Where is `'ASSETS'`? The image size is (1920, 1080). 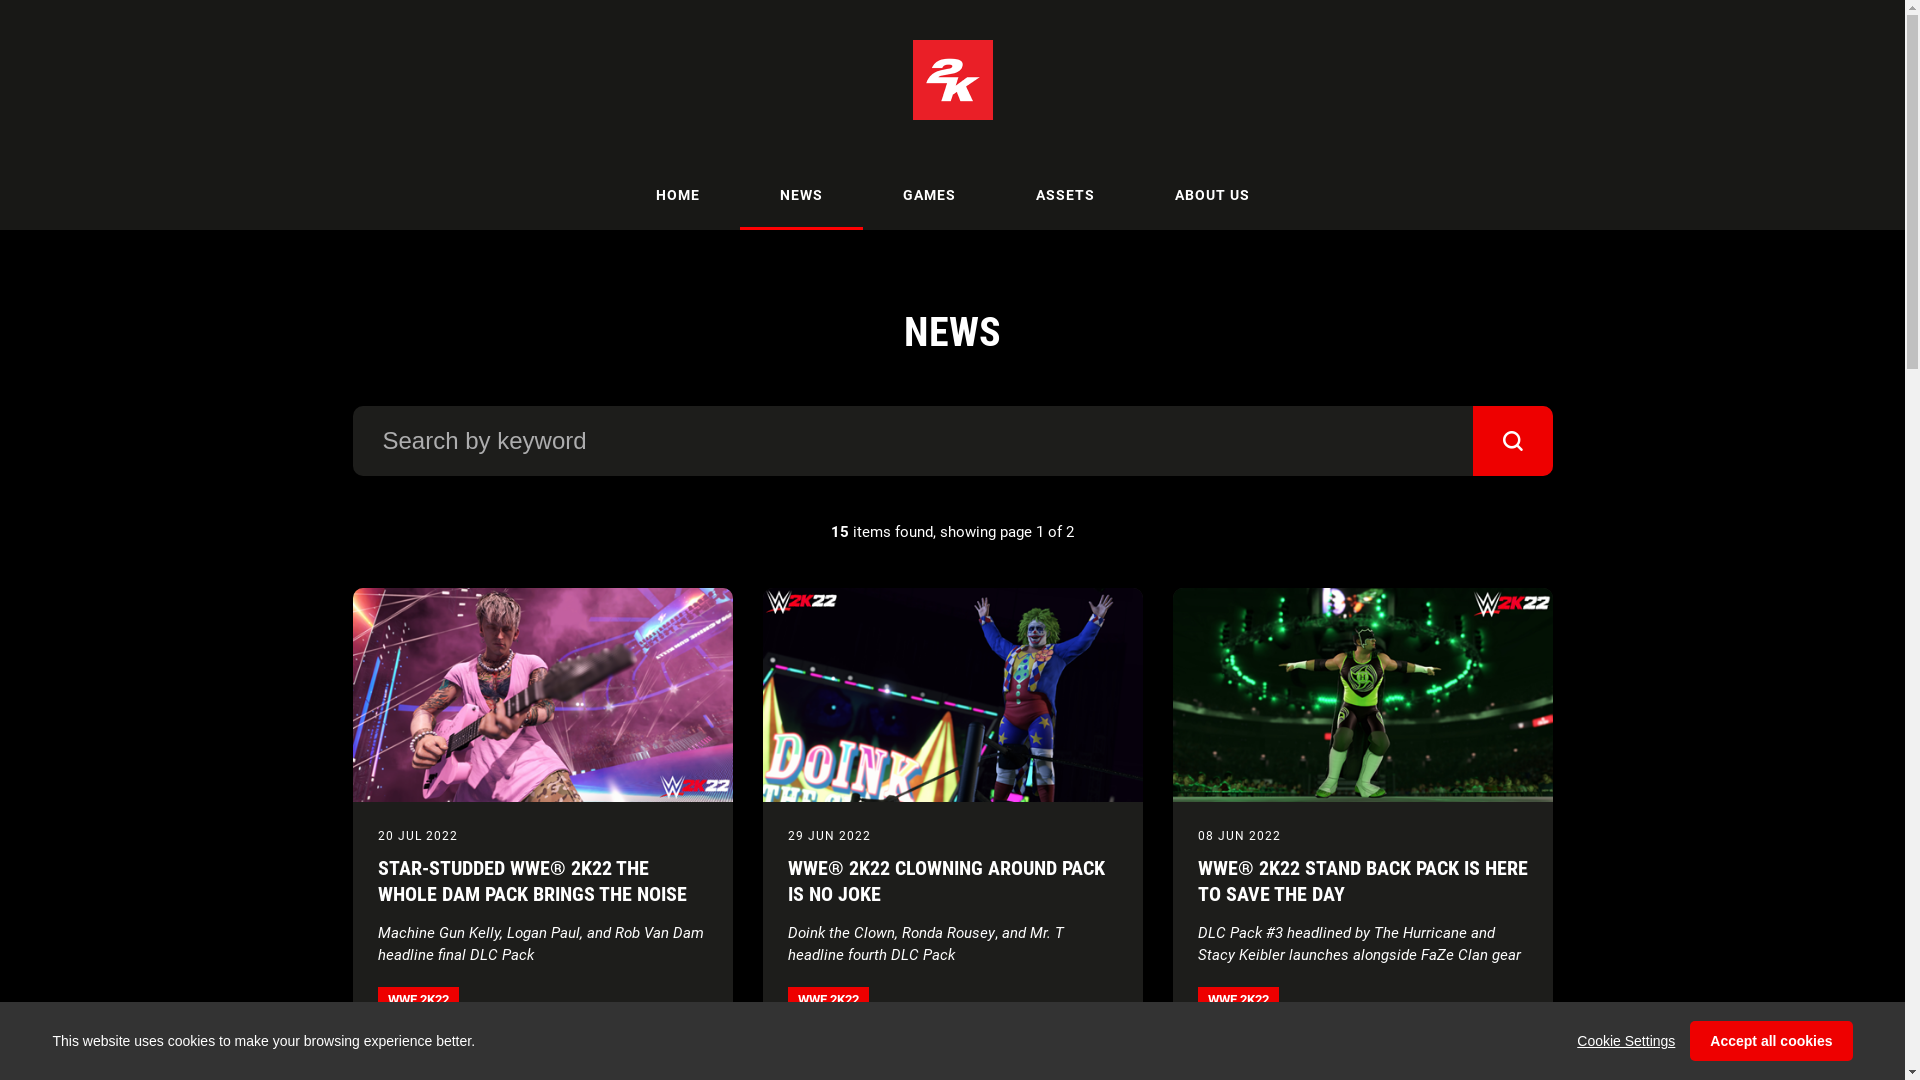 'ASSETS' is located at coordinates (996, 195).